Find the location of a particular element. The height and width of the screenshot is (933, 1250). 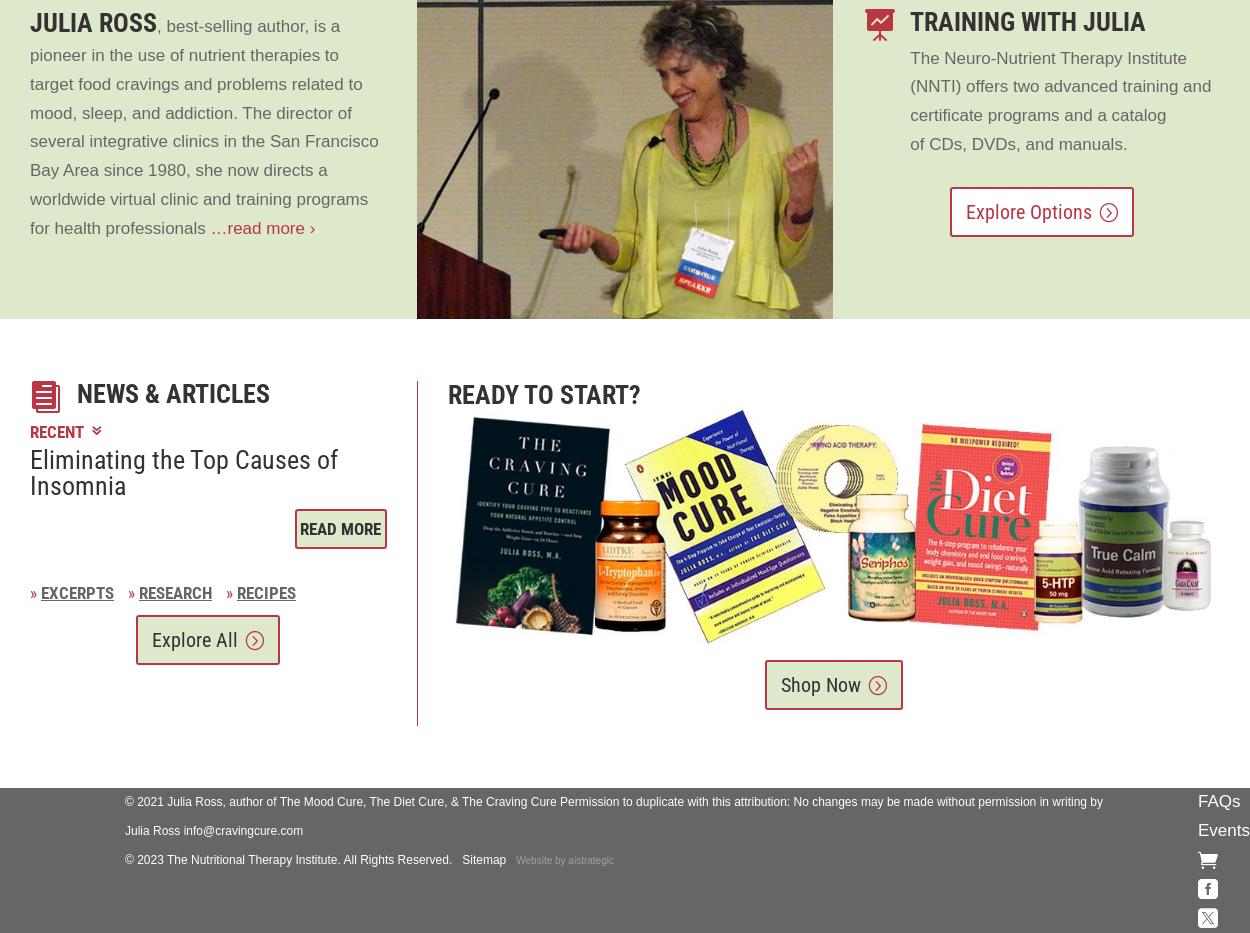

'The Neuro-Nutrient Therapy Institute (NNTI) offers two advanced training and certificate programs and a catalog of CDs, DVDs, and manuals.' is located at coordinates (1060, 101).